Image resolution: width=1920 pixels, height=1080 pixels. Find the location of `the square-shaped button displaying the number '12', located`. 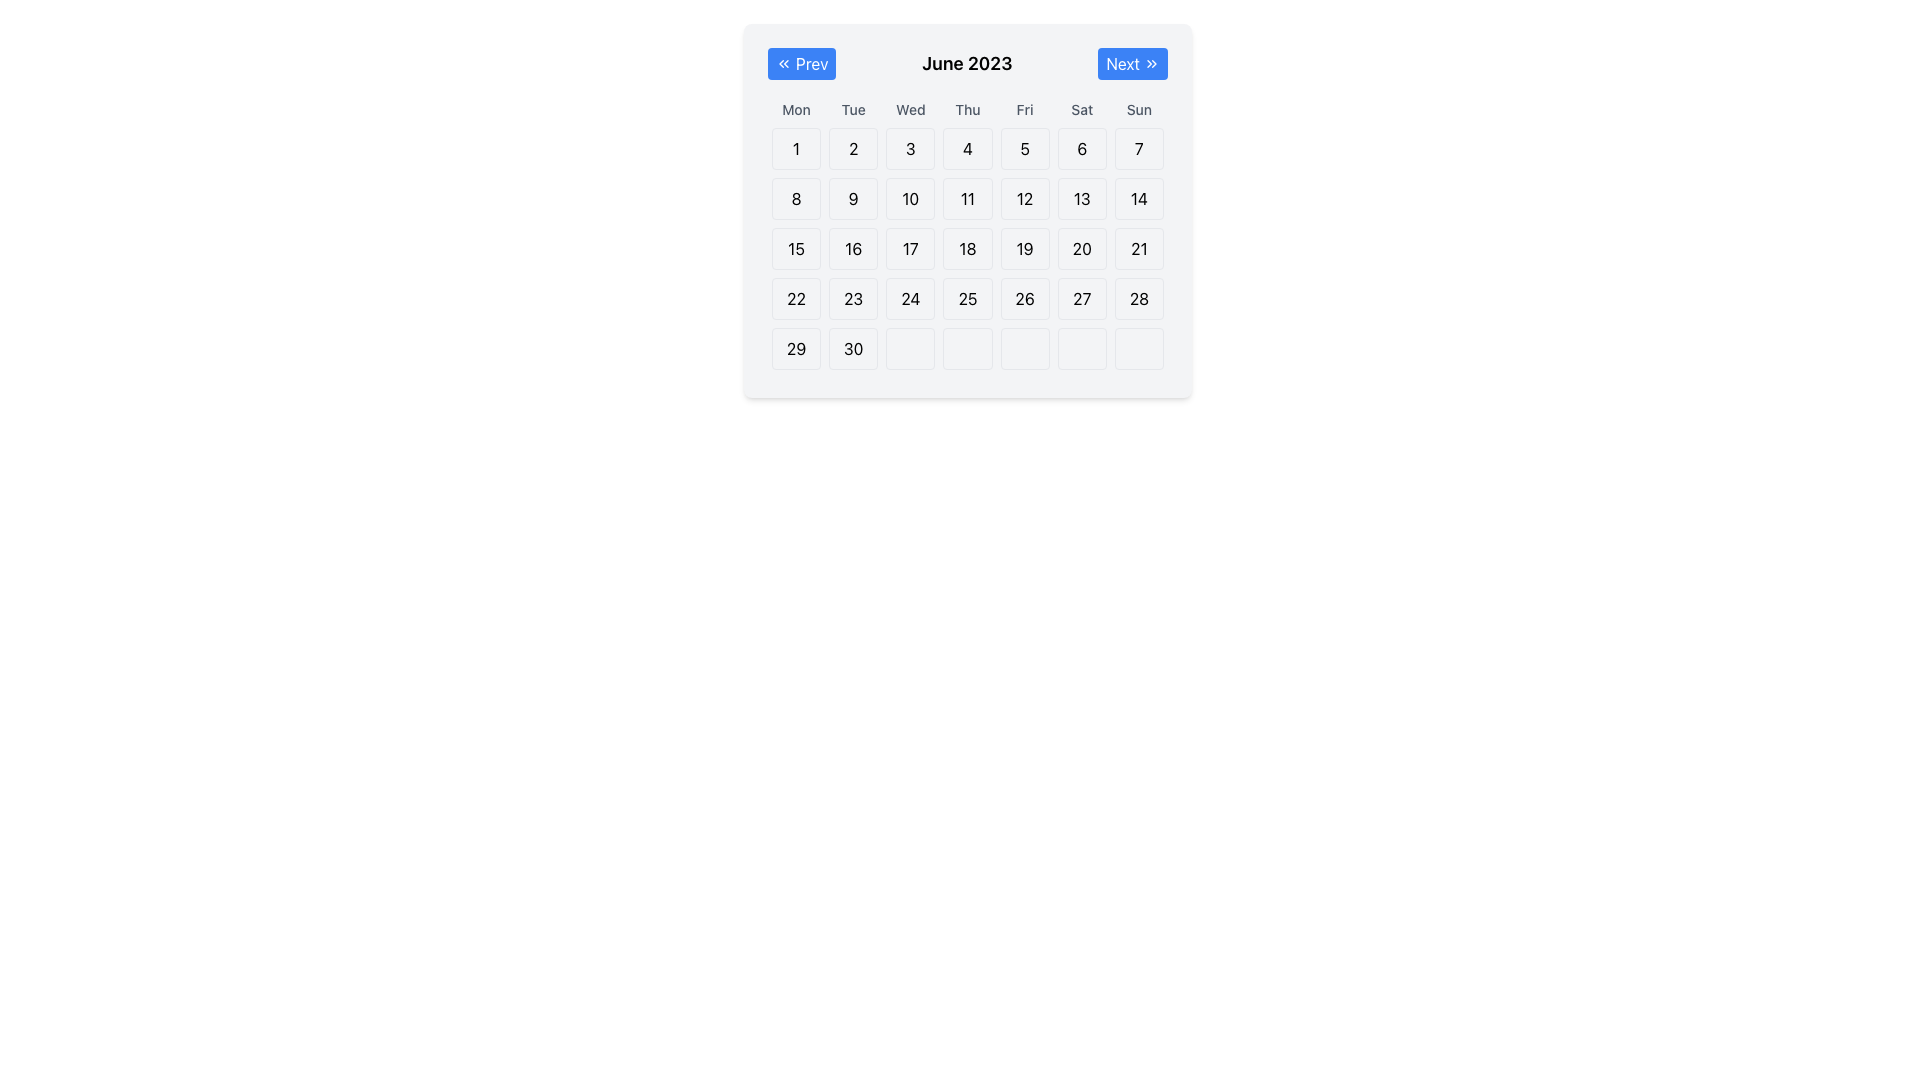

the square-shaped button displaying the number '12', located is located at coordinates (1025, 199).